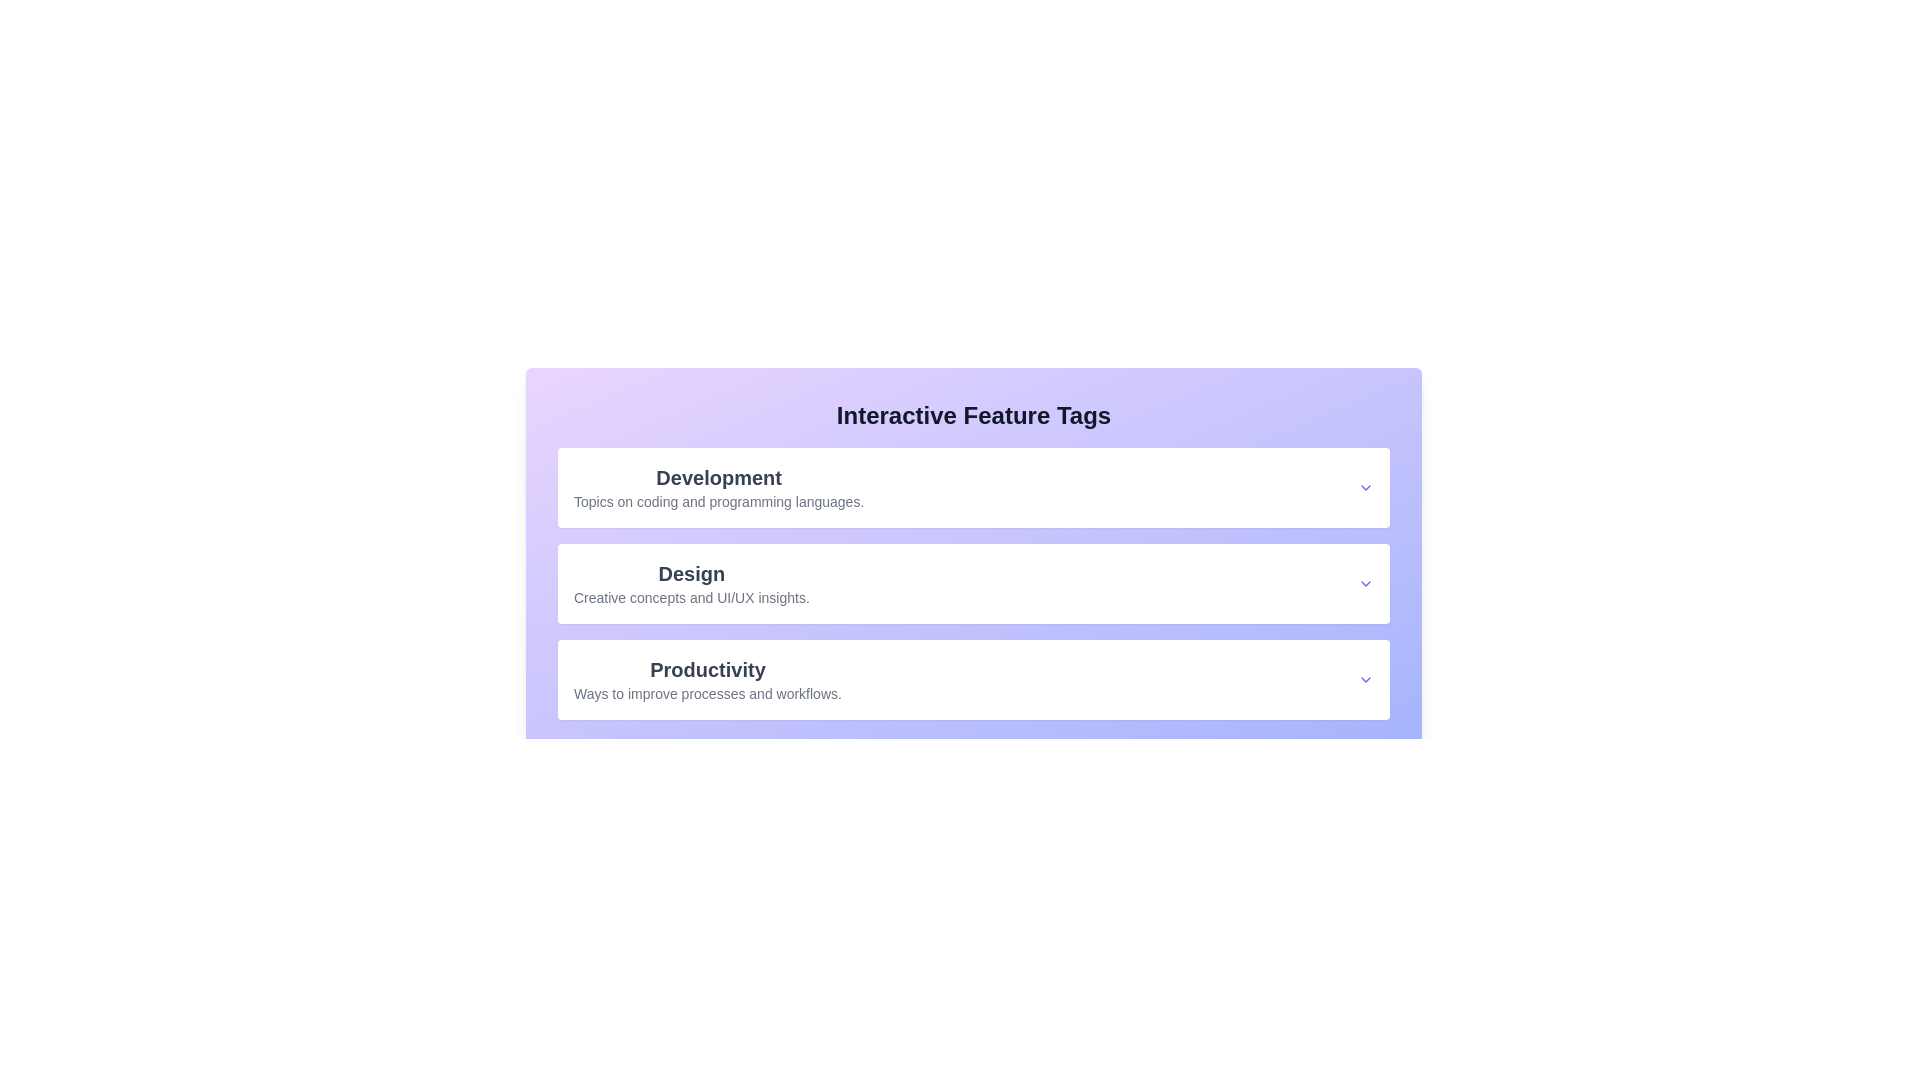 The image size is (1920, 1080). Describe the element at coordinates (707, 678) in the screenshot. I see `the Text block that serves as a label for productivity improvement, positioned below the 'Development' and 'Design' blocks` at that location.